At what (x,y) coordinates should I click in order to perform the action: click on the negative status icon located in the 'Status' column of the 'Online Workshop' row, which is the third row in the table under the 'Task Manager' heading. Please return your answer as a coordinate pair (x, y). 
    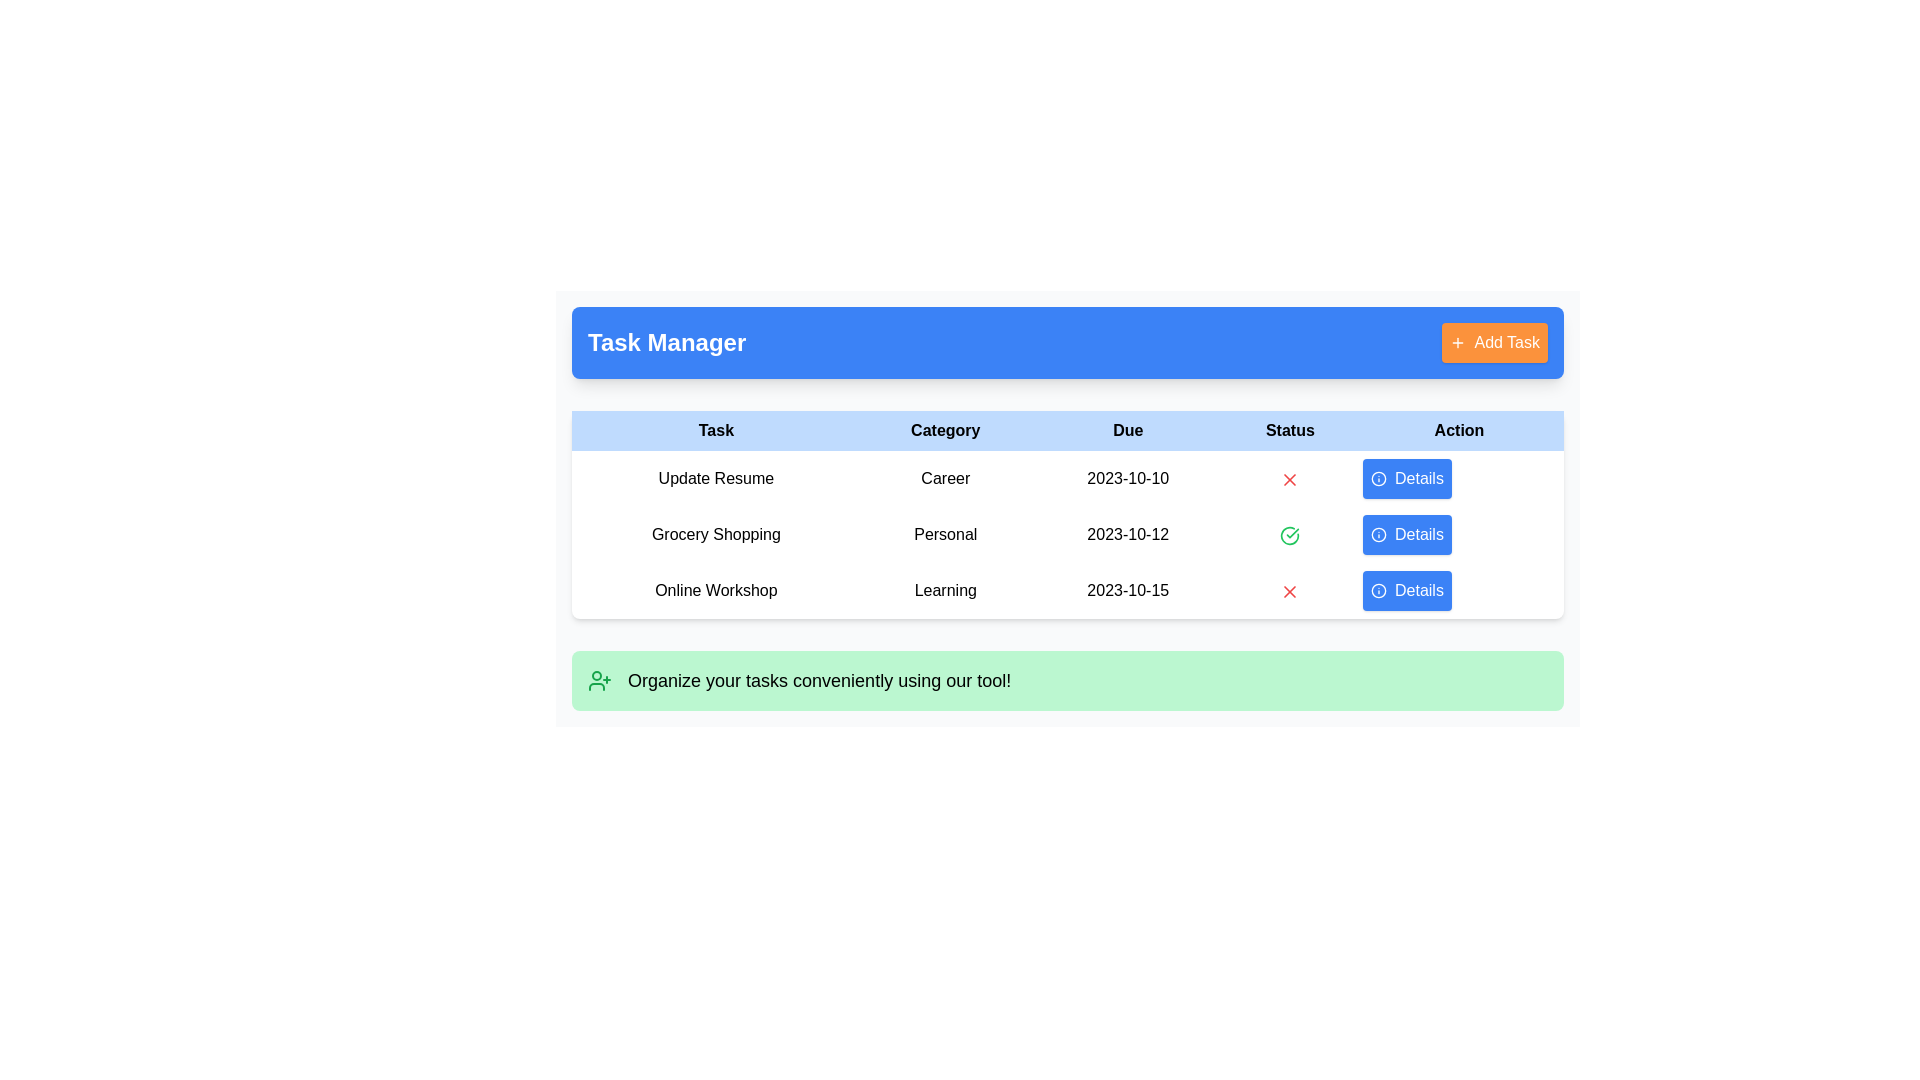
    Looking at the image, I should click on (1290, 590).